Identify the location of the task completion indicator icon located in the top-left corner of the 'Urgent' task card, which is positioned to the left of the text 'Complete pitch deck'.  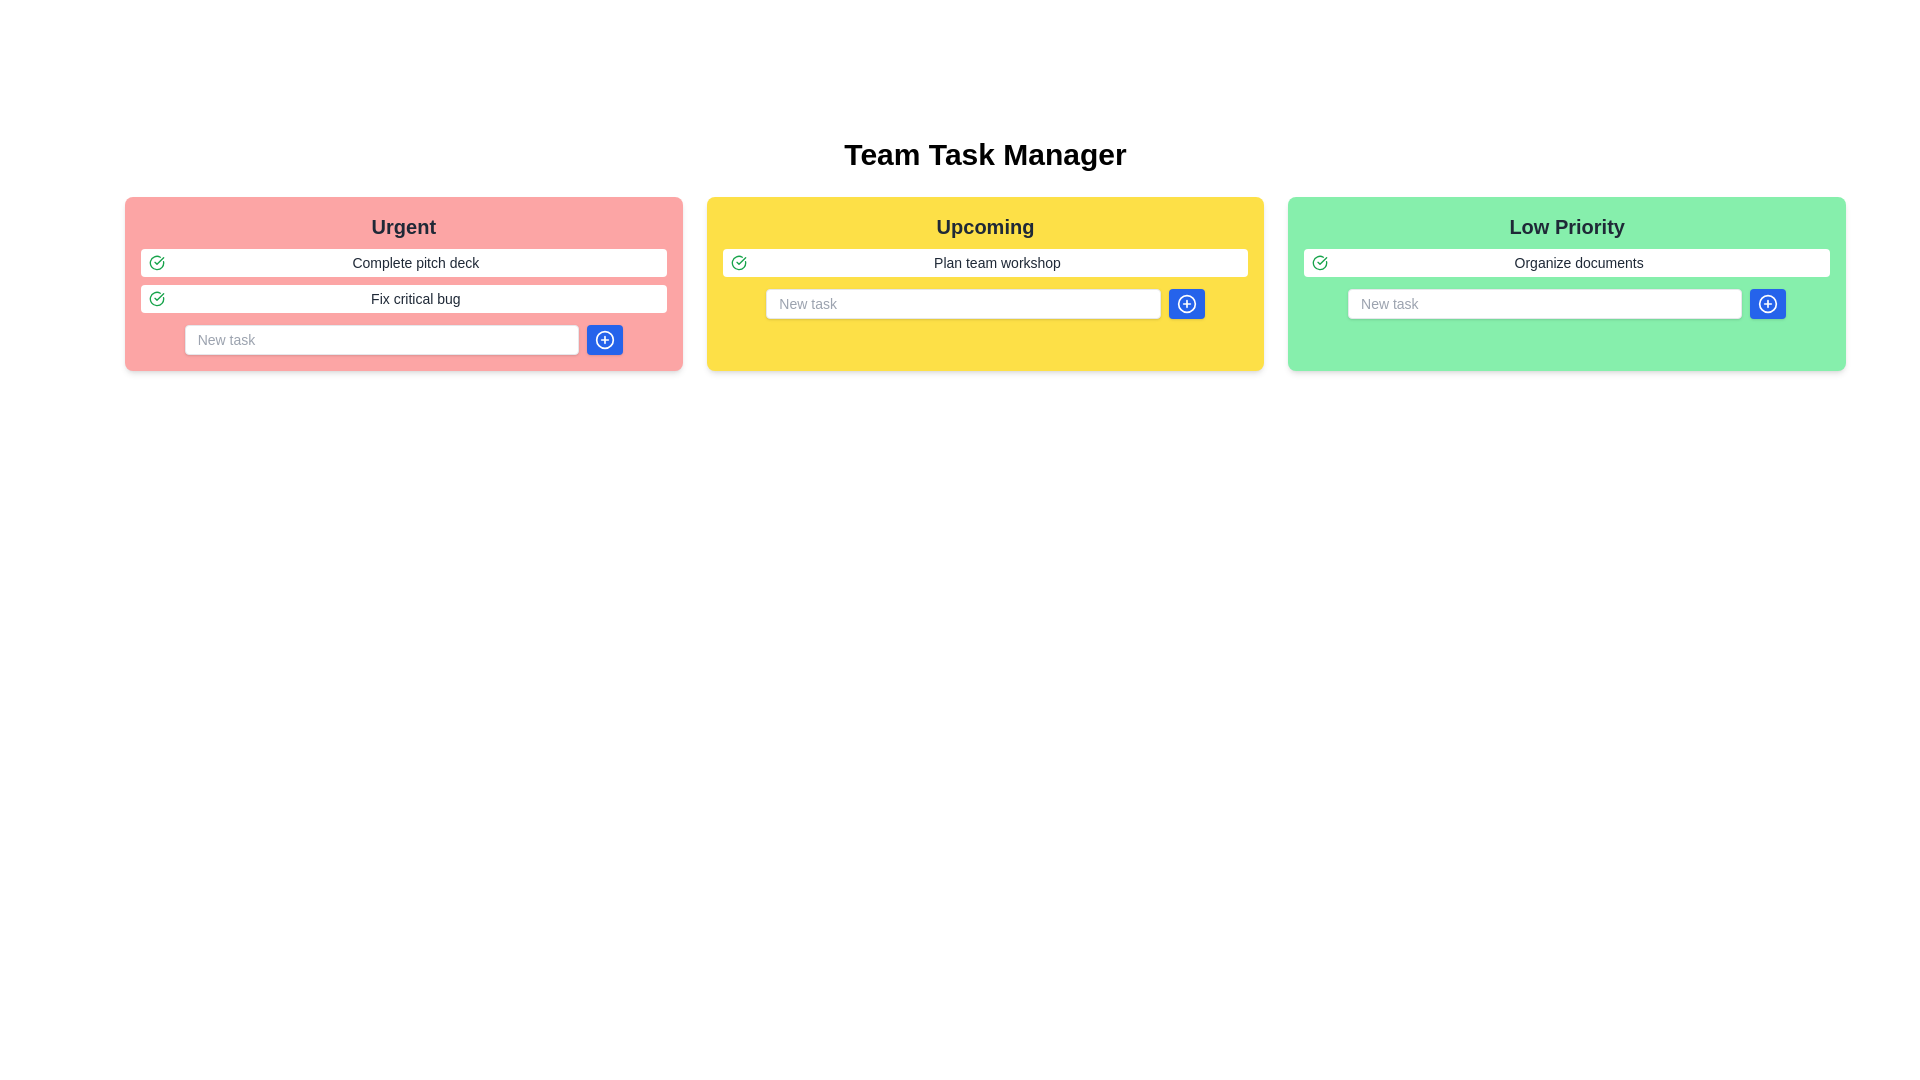
(156, 299).